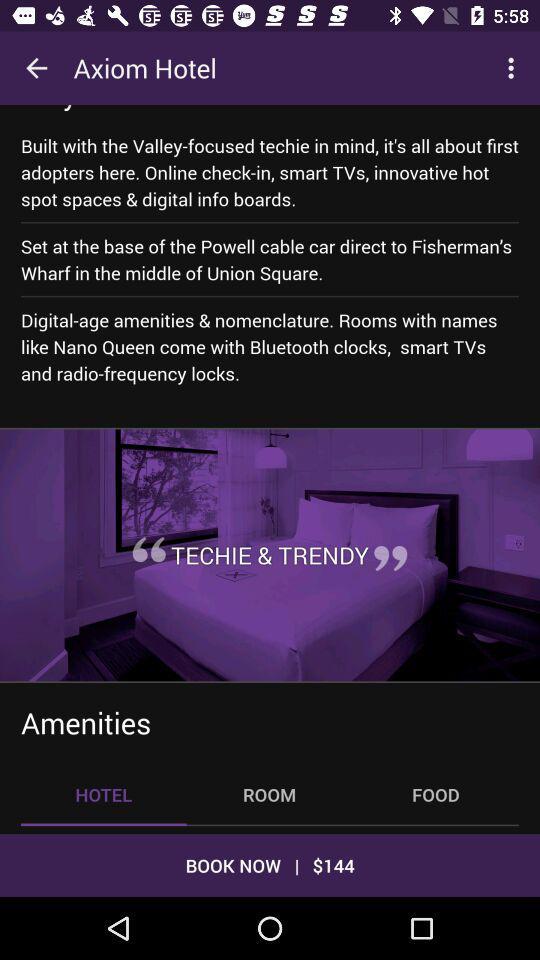 This screenshot has height=960, width=540. What do you see at coordinates (269, 794) in the screenshot?
I see `the icon next to the food item` at bounding box center [269, 794].